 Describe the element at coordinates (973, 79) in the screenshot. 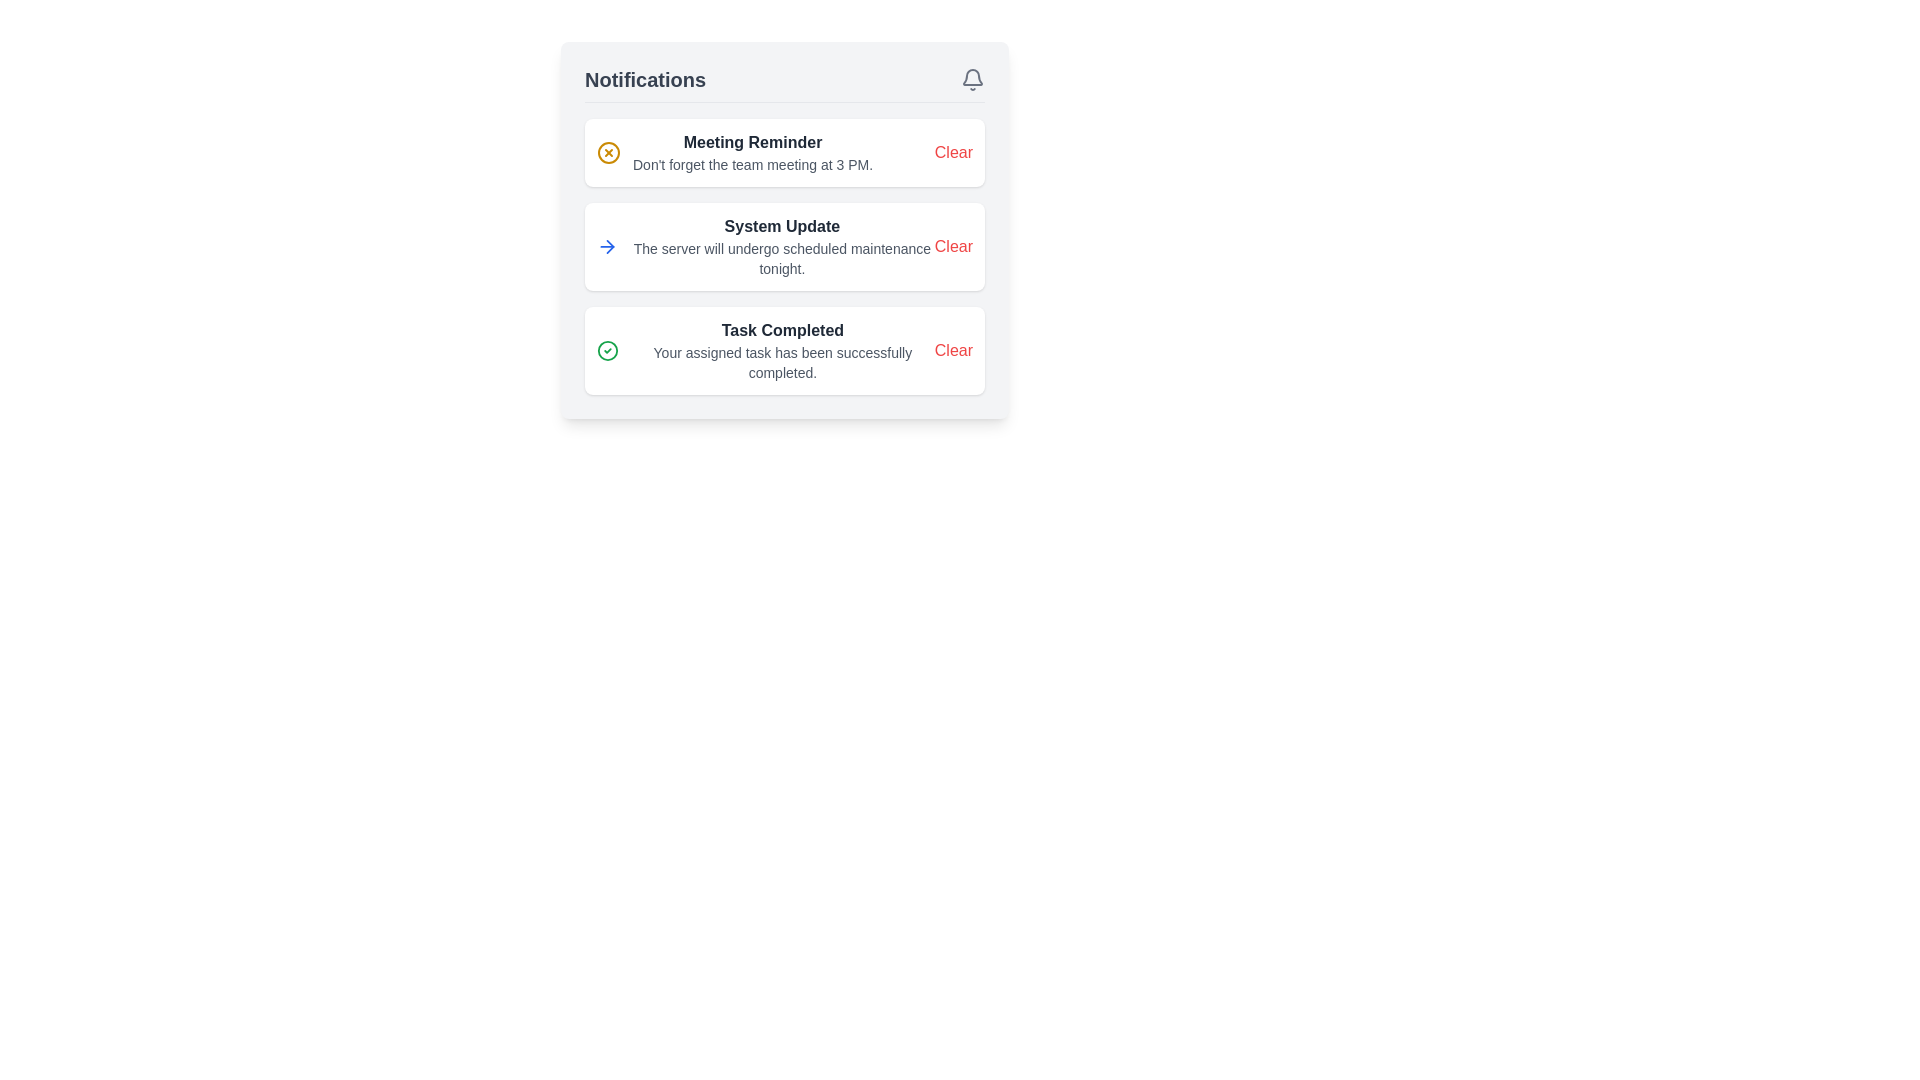

I see `the notifications icon located in the header` at that location.